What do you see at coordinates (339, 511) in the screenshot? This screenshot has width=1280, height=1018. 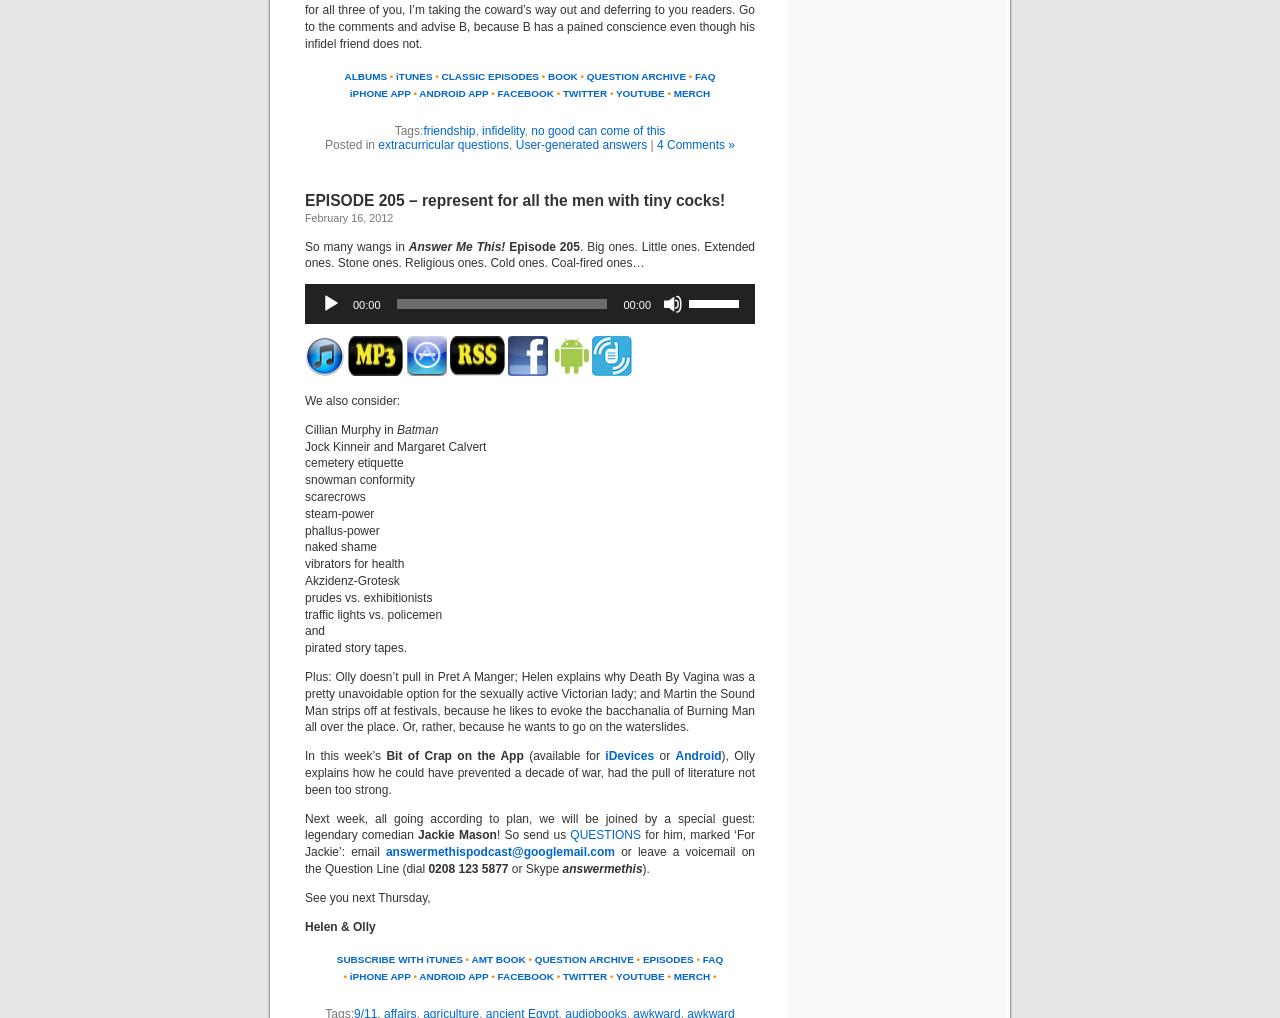 I see `'steam-power'` at bounding box center [339, 511].